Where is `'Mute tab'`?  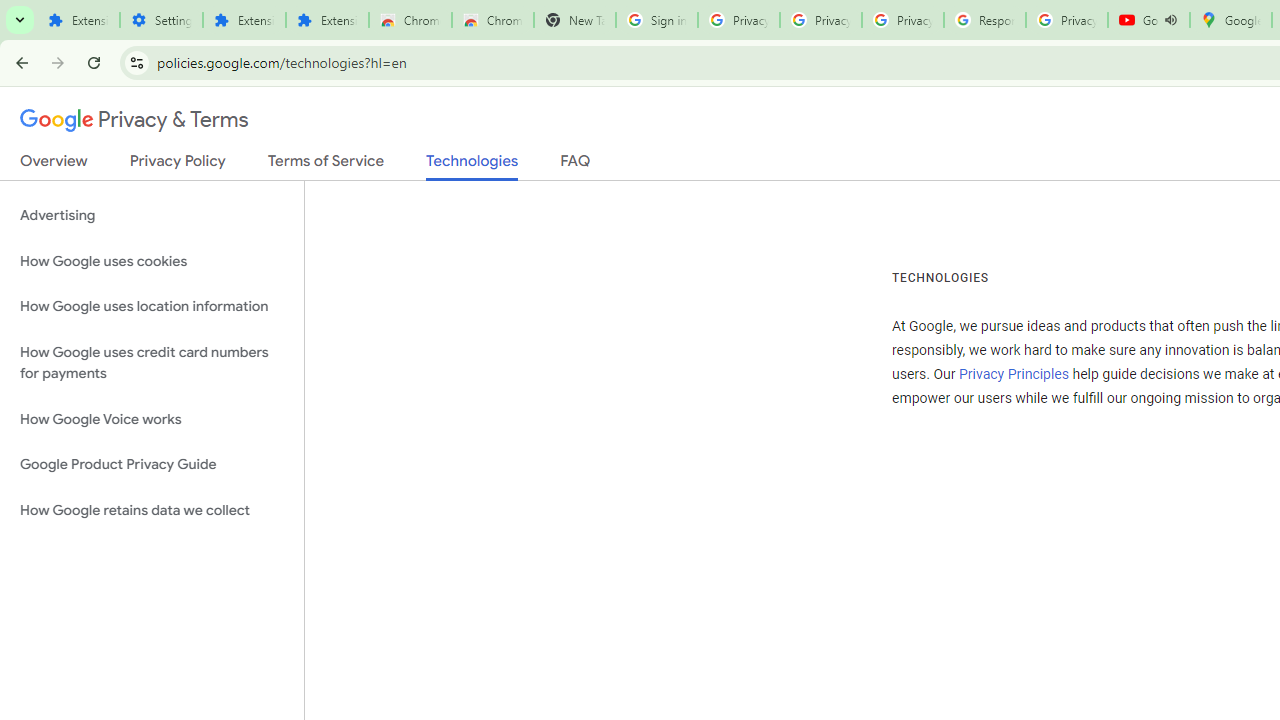 'Mute tab' is located at coordinates (1171, 20).